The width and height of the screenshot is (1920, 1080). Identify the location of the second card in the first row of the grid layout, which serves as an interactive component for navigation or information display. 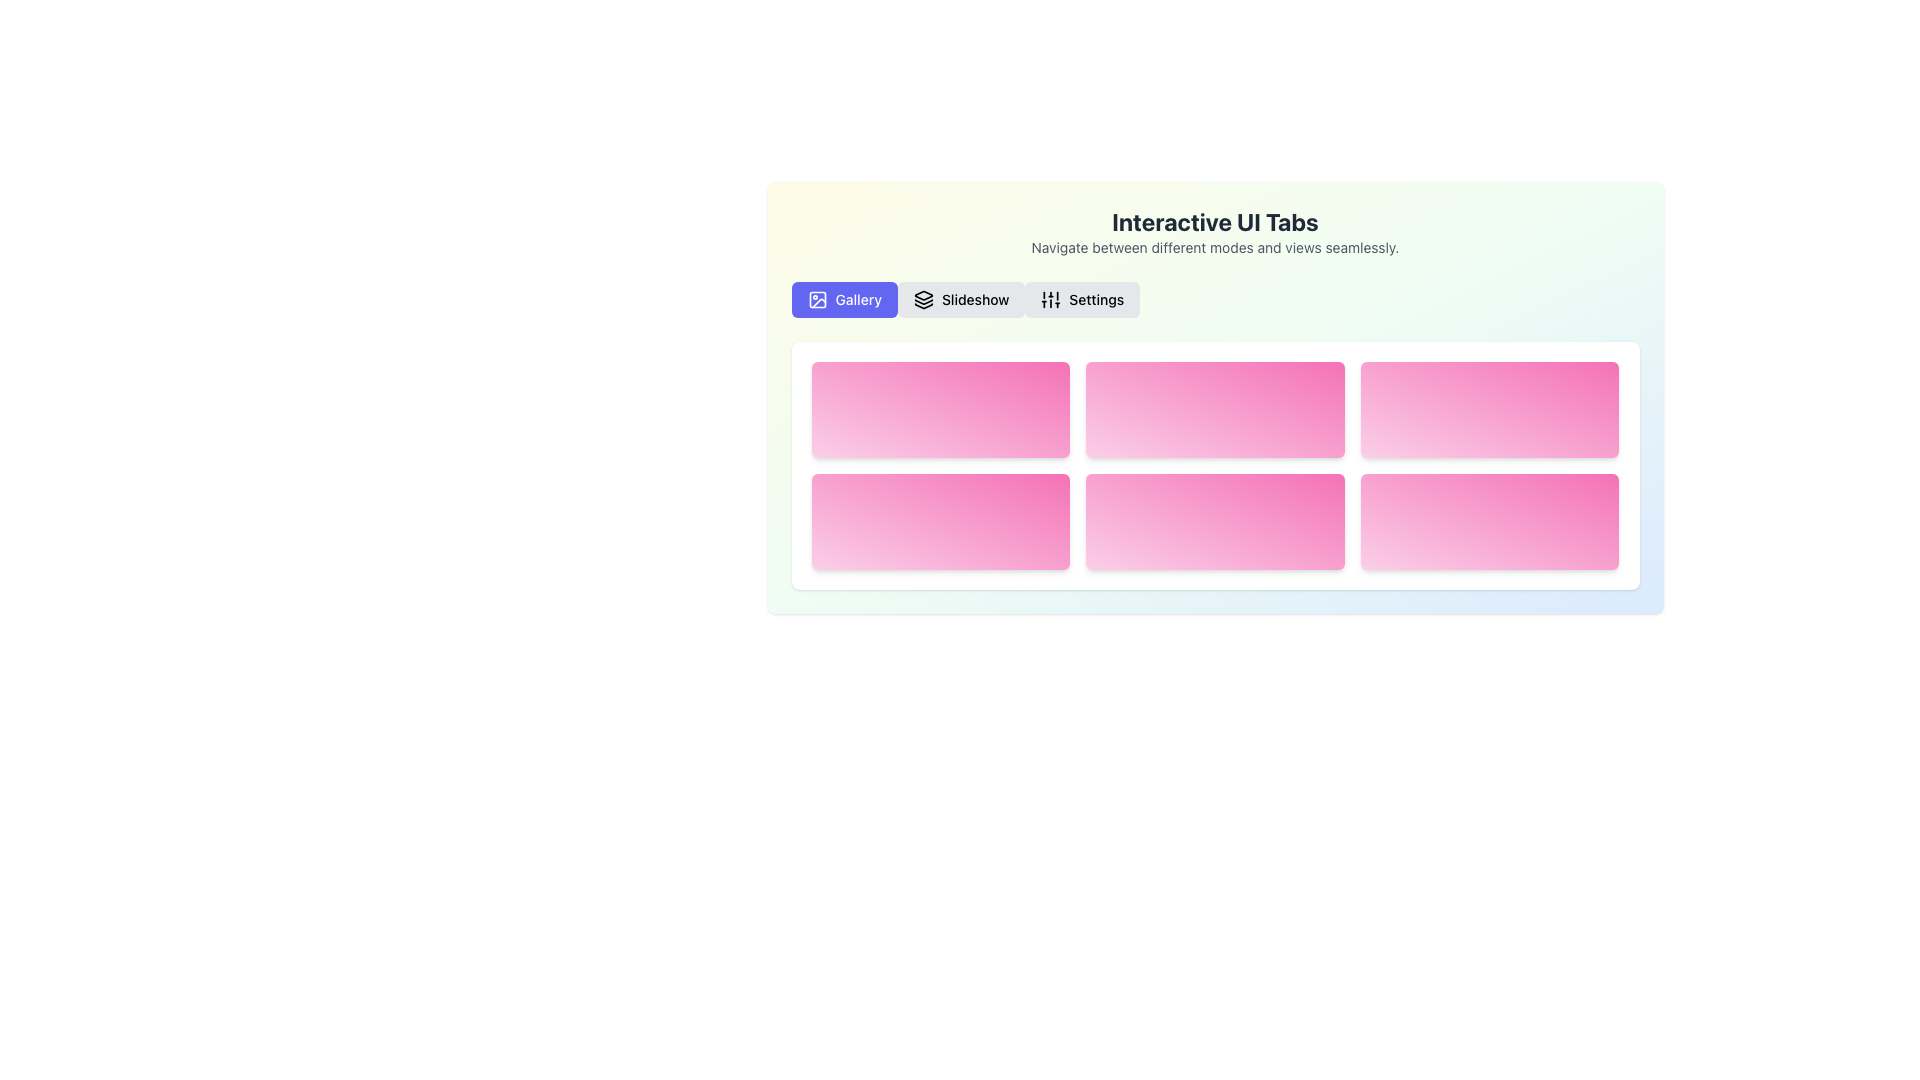
(1214, 408).